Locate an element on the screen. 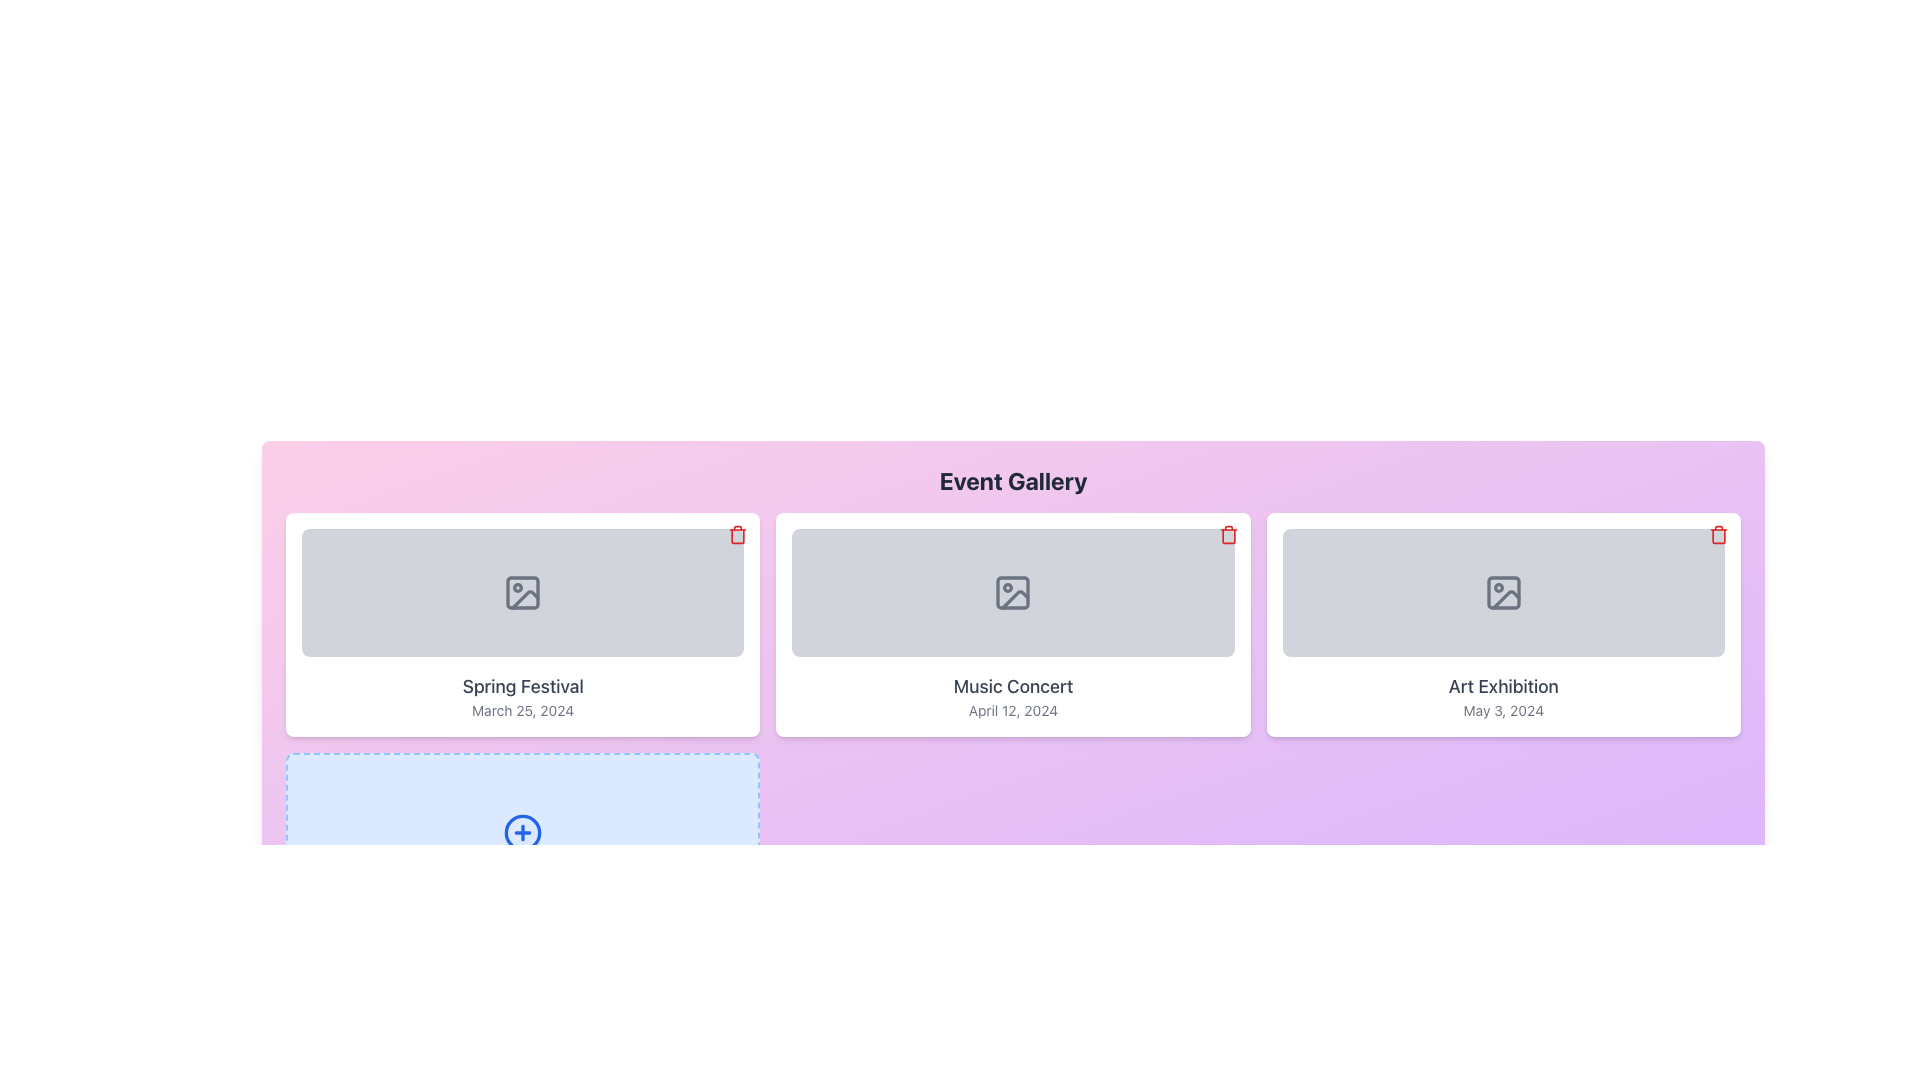  text label displaying 'Music Concert' which is styled in medium gray font and located above the date label in a card layout is located at coordinates (1013, 685).